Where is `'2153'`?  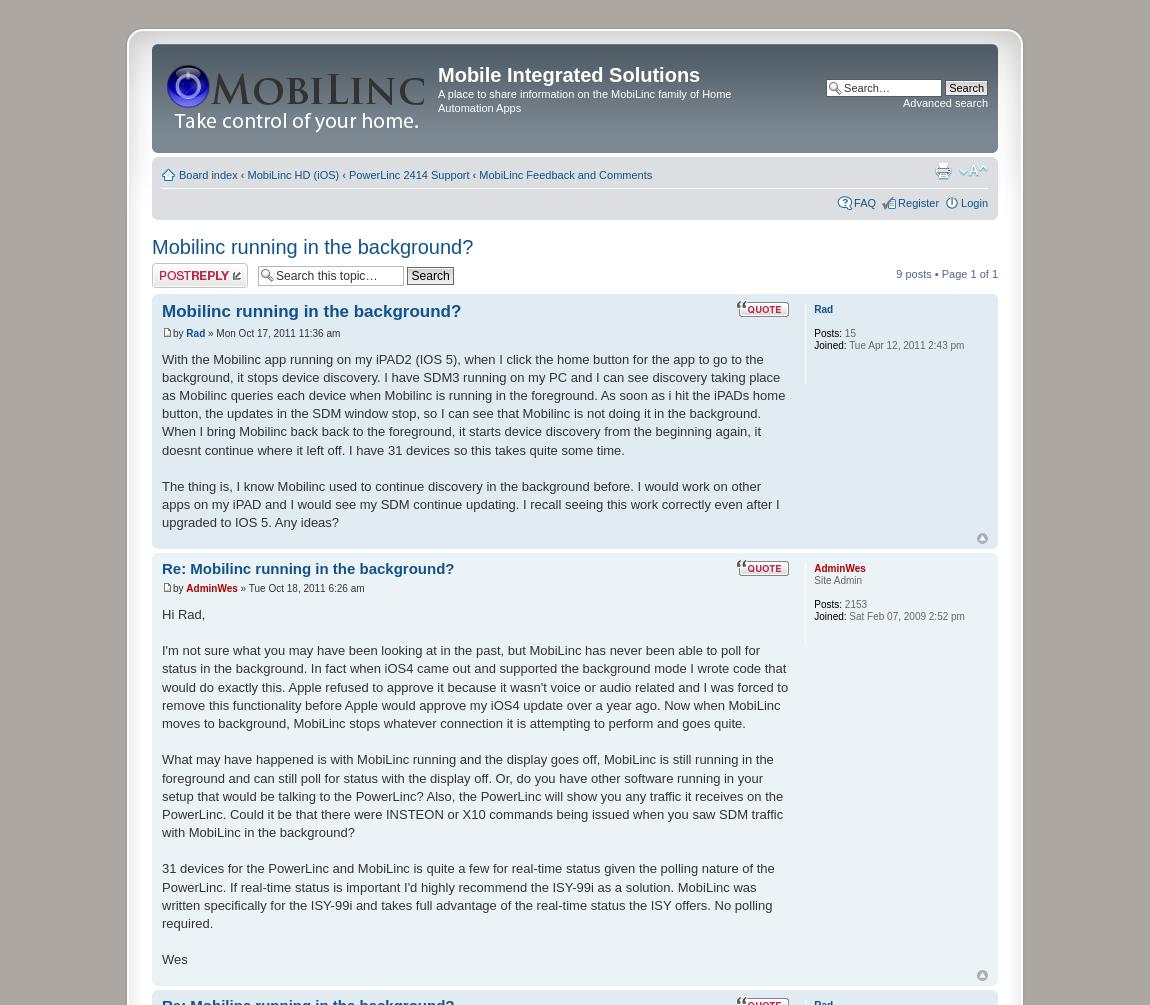 '2153' is located at coordinates (841, 602).